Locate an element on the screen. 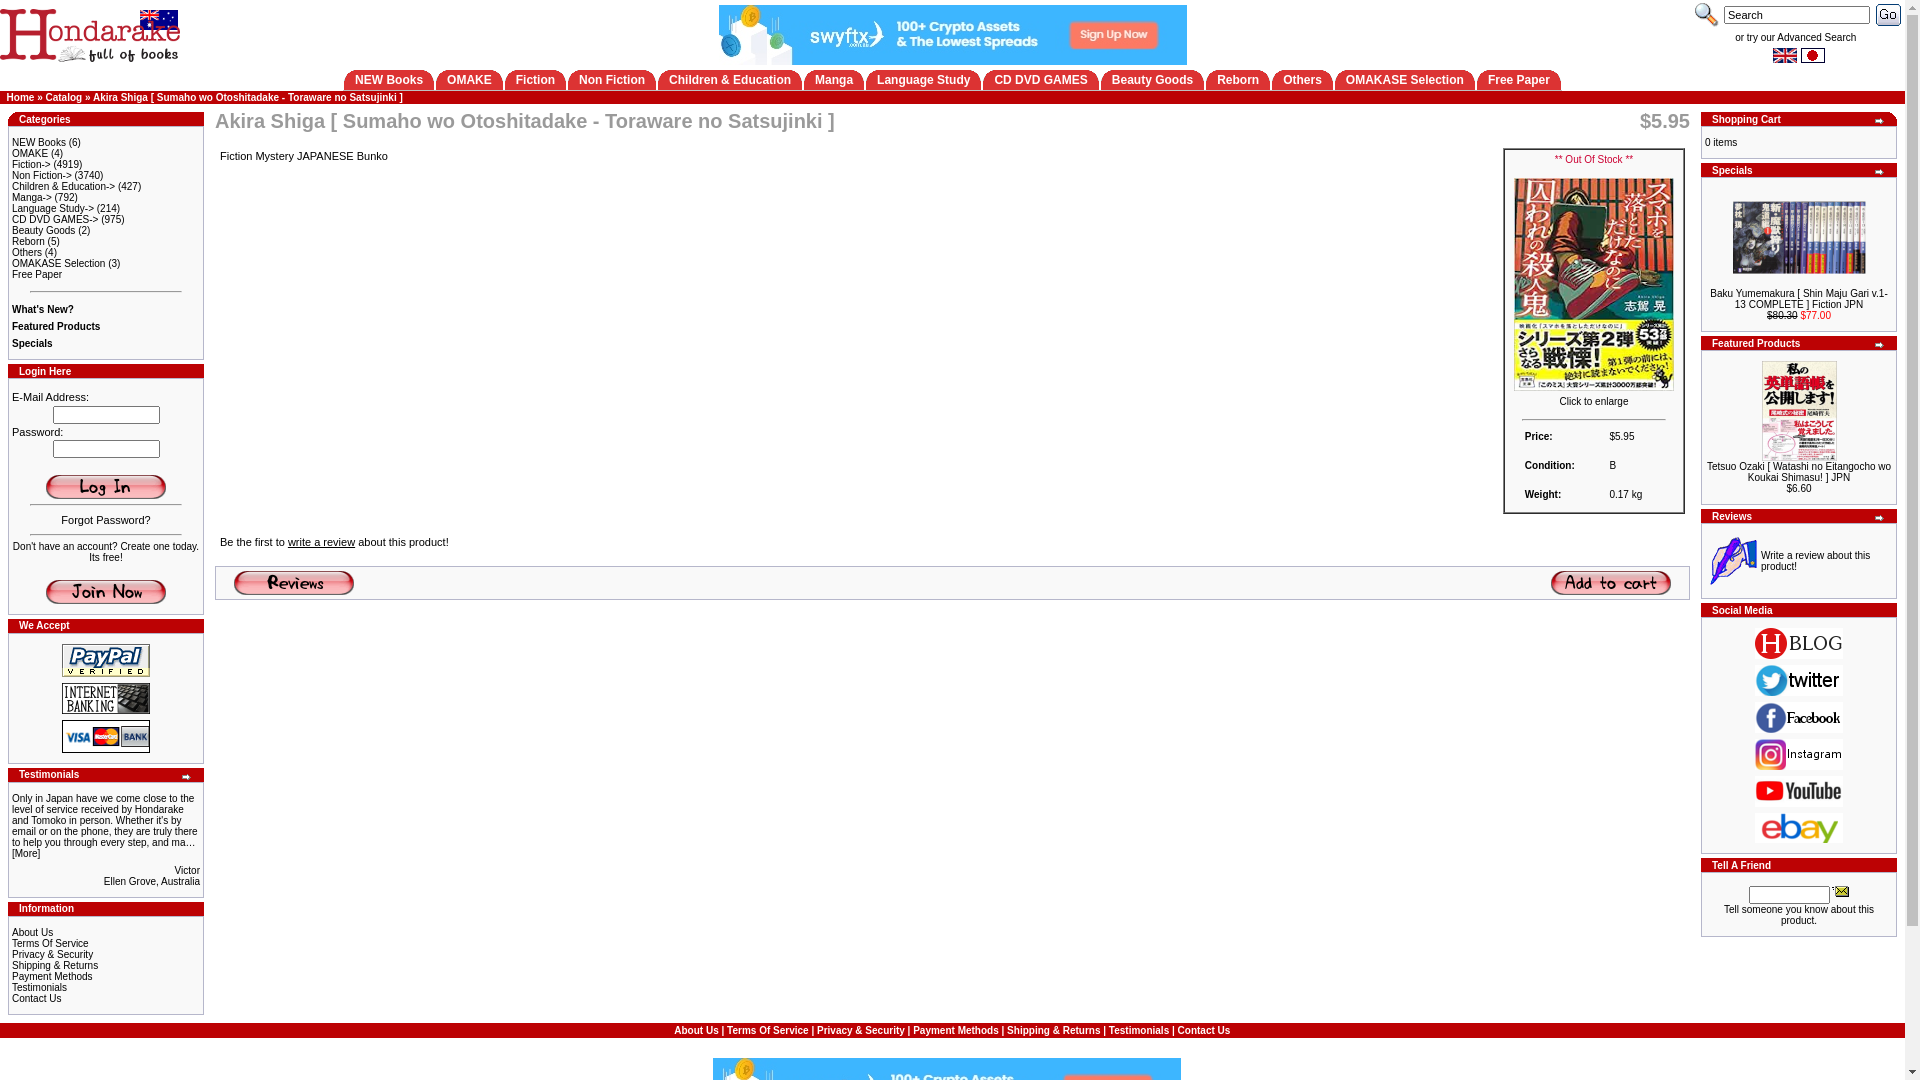 Image resolution: width=1920 pixels, height=1080 pixels. 'Contact Us' is located at coordinates (12, 997).